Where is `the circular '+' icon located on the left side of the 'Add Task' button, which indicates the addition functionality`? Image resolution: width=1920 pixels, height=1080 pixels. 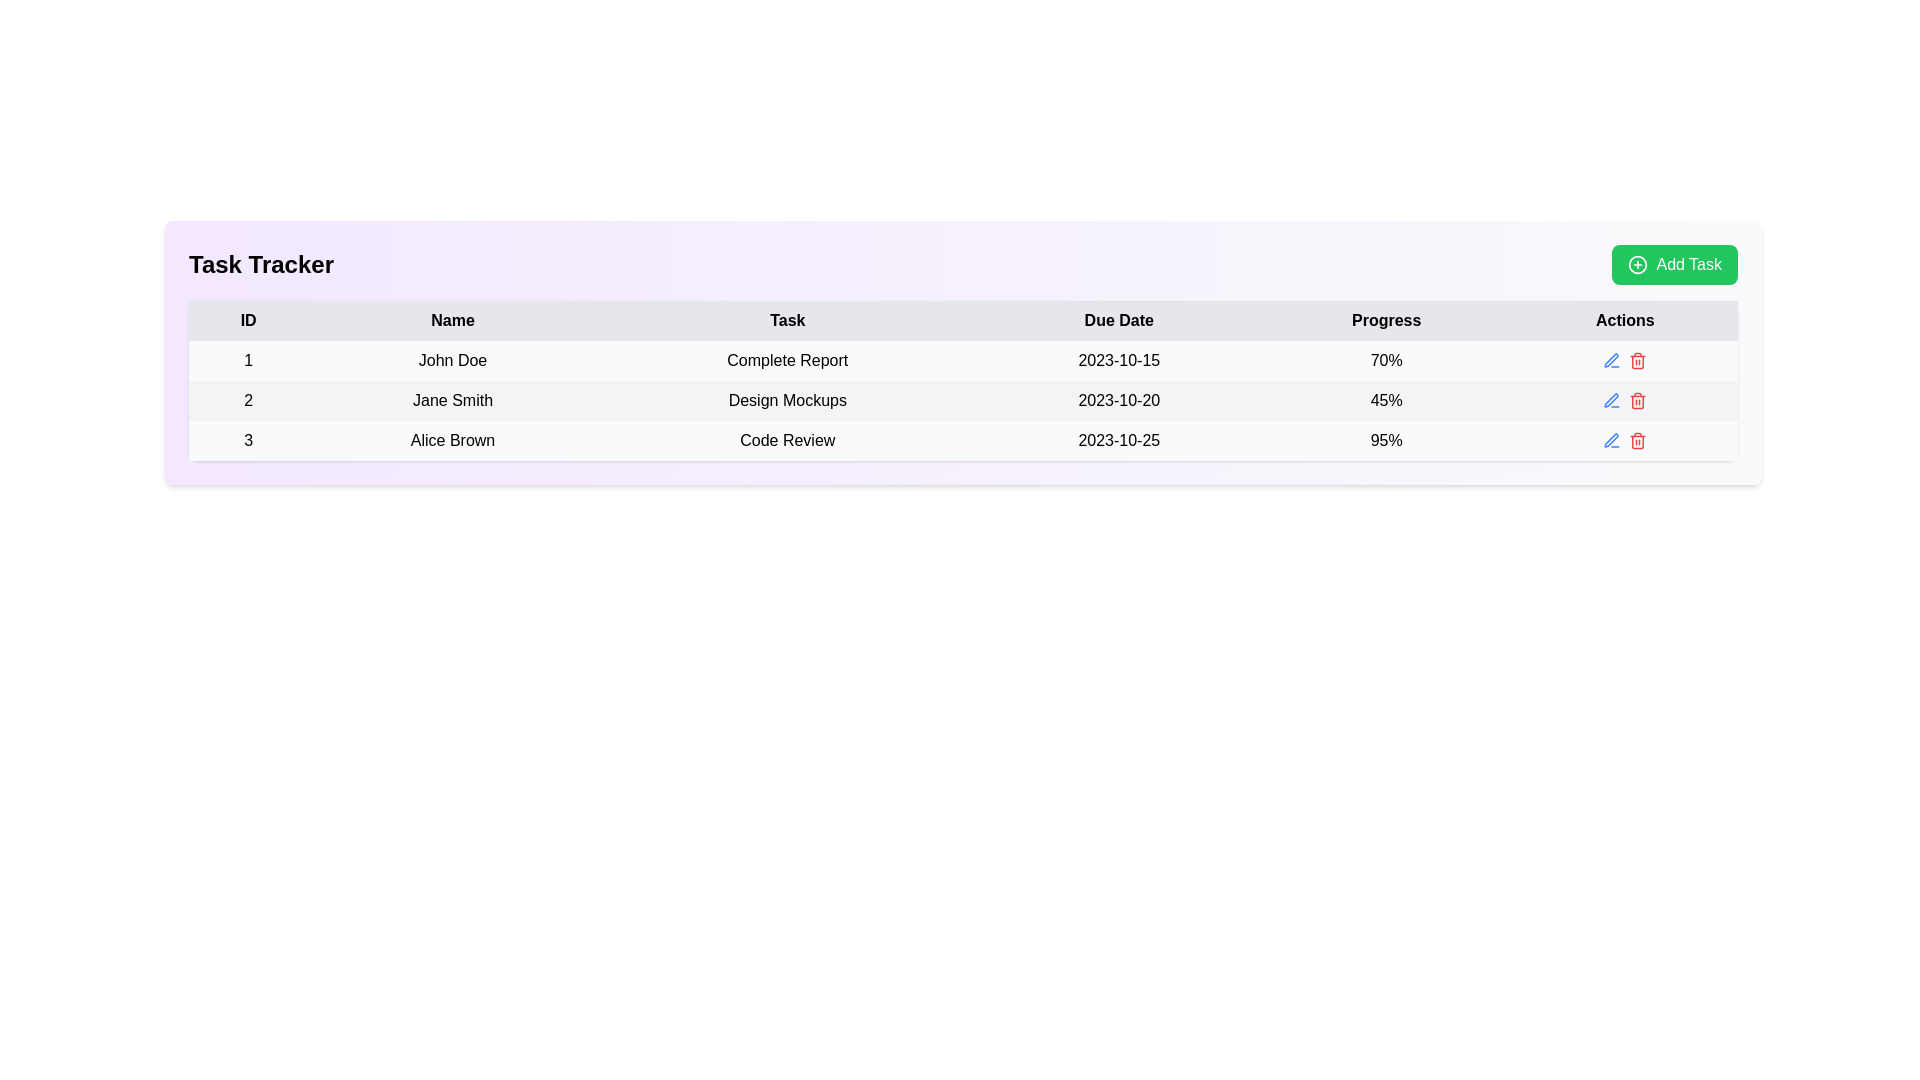
the circular '+' icon located on the left side of the 'Add Task' button, which indicates the addition functionality is located at coordinates (1638, 264).